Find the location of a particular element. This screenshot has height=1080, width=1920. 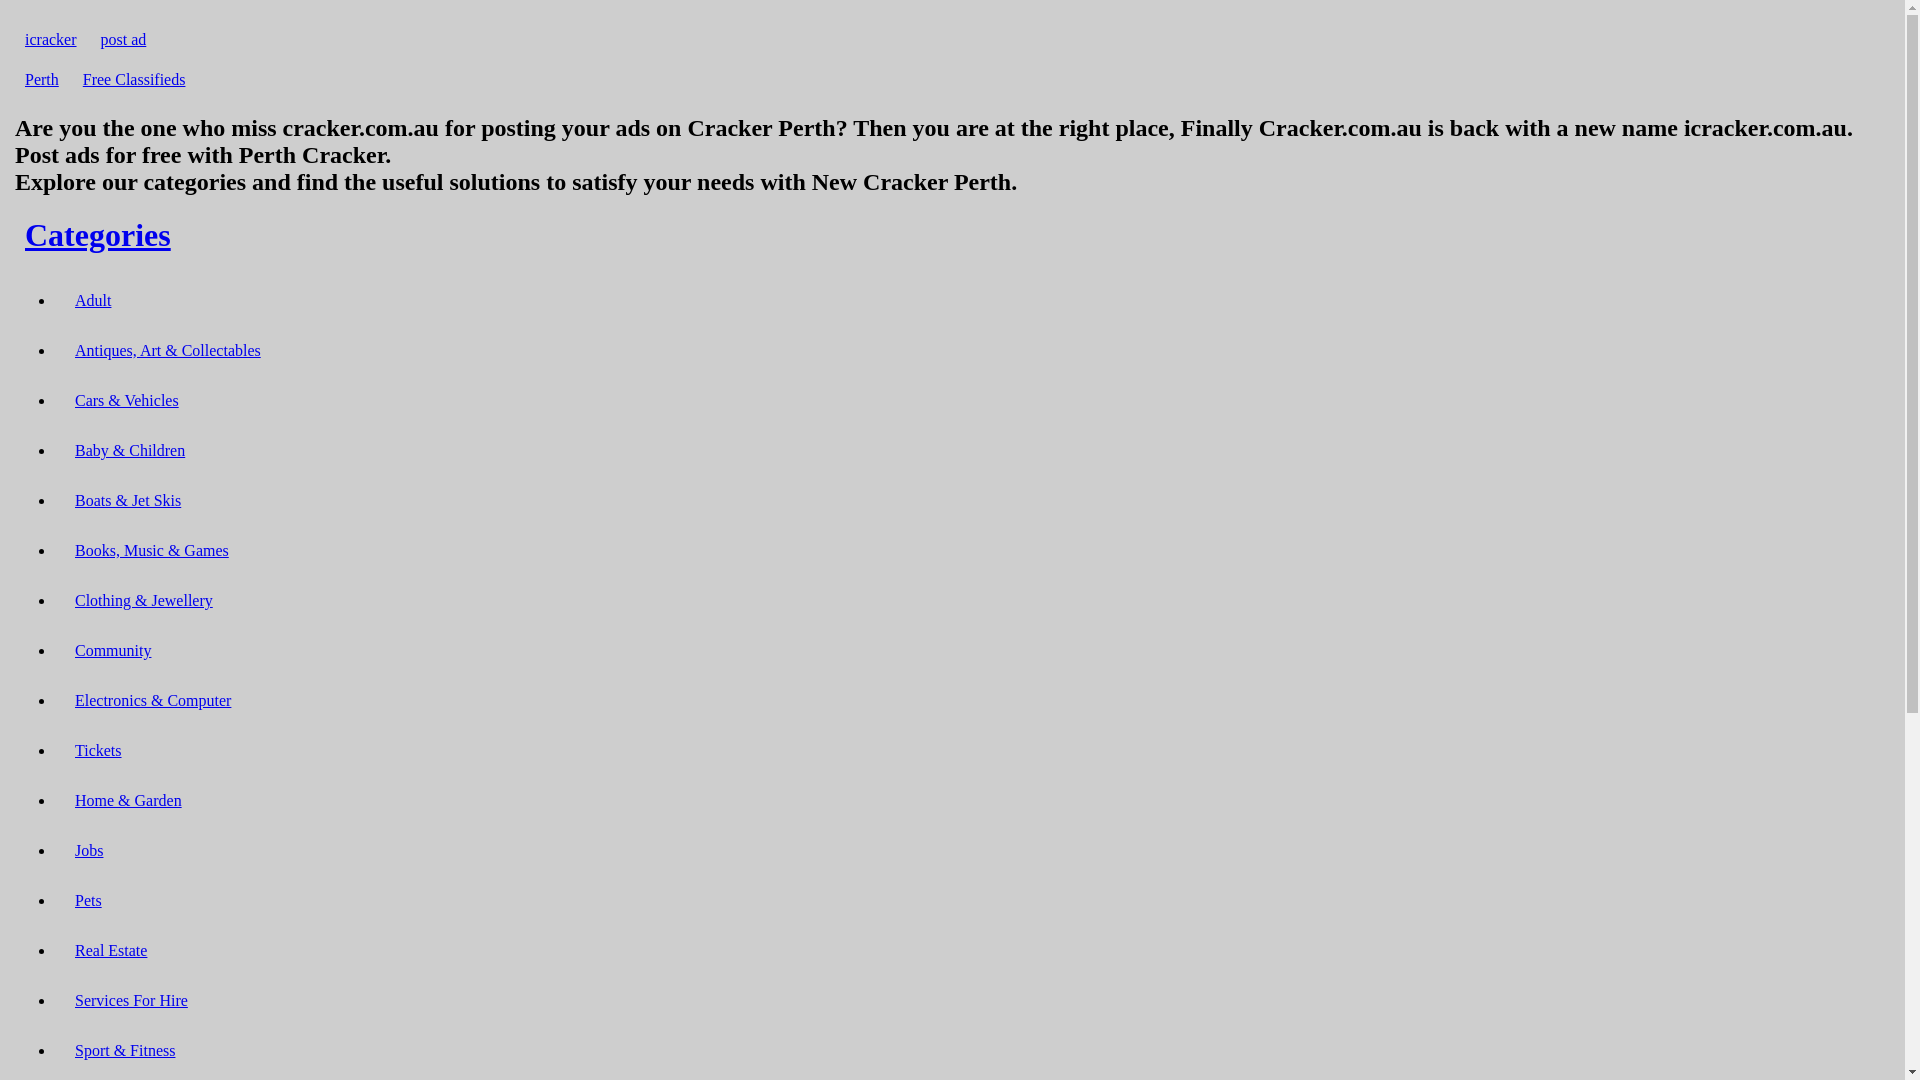

'icracker' is located at coordinates (51, 39).